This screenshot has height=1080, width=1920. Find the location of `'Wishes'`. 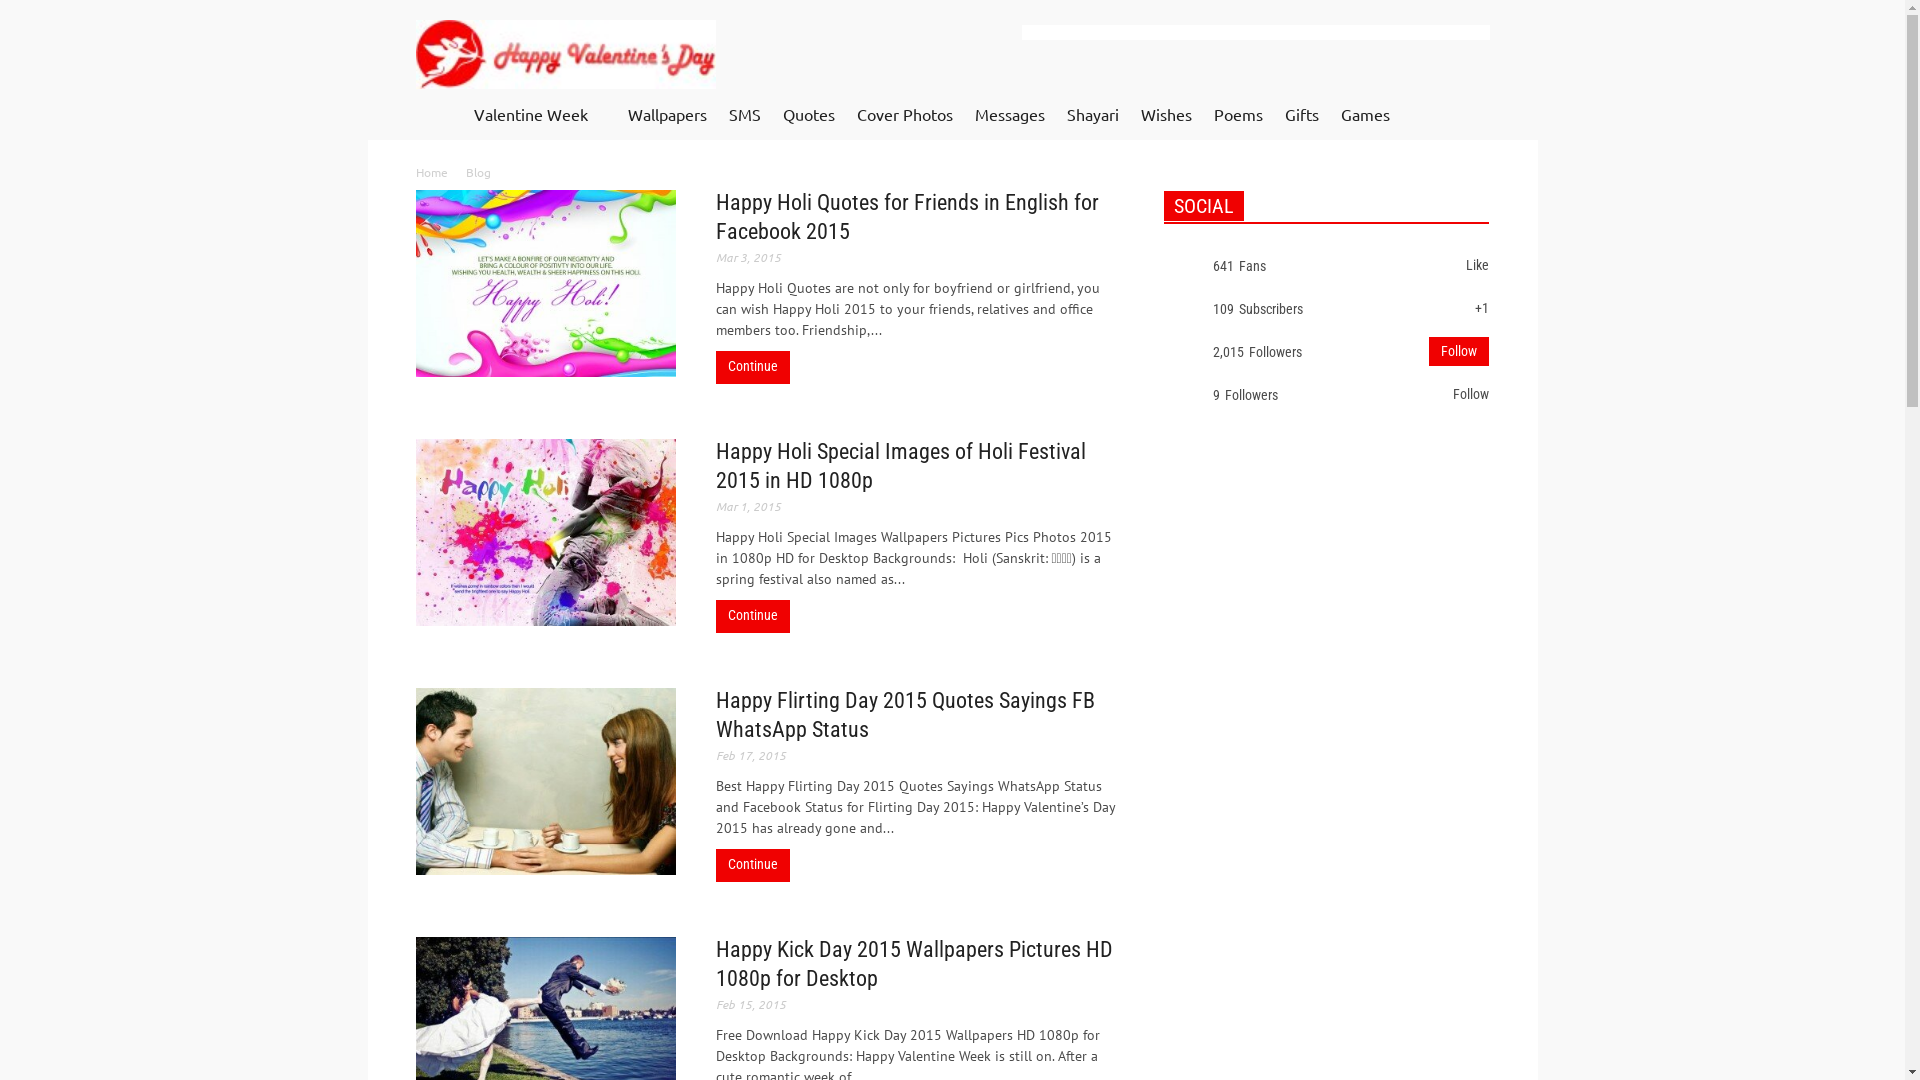

'Wishes' is located at coordinates (1166, 115).